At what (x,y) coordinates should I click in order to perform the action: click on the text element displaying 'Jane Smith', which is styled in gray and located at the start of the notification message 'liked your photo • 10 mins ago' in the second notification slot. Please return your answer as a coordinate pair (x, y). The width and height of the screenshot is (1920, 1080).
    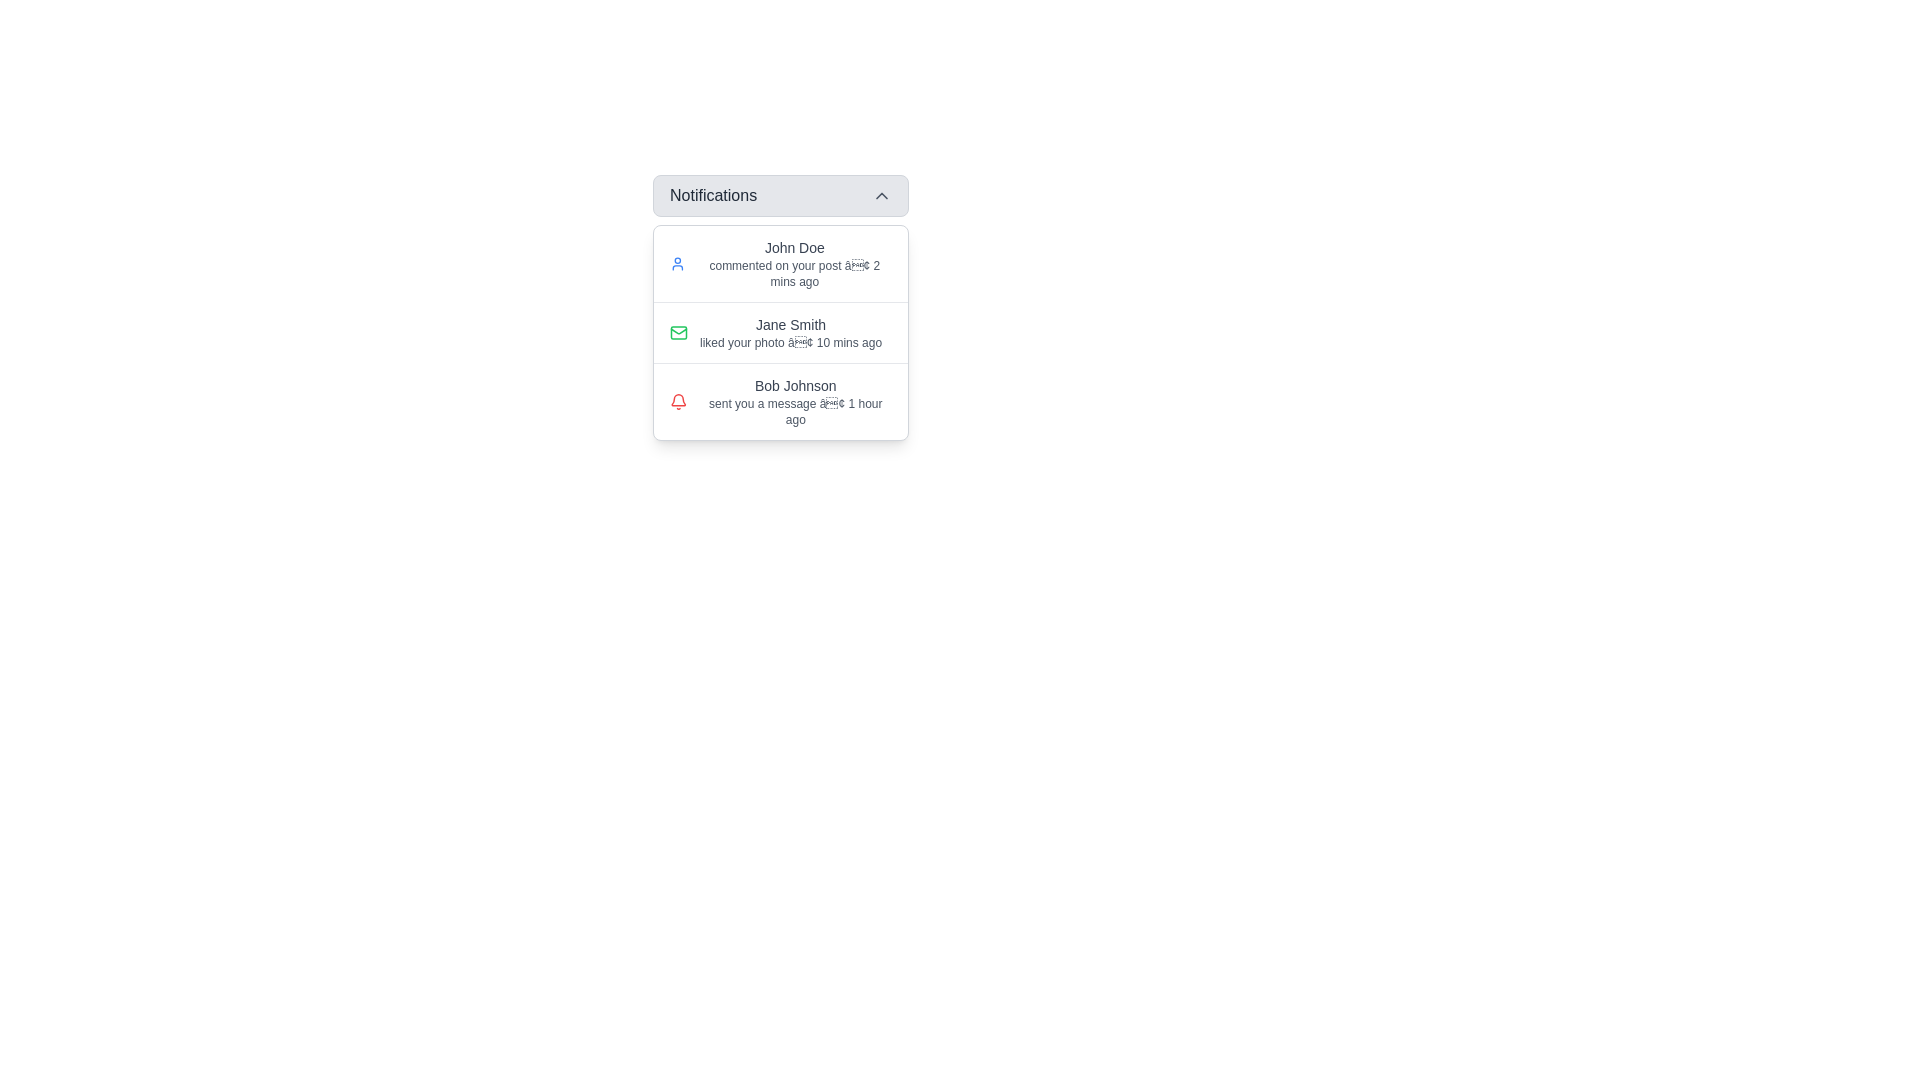
    Looking at the image, I should click on (790, 323).